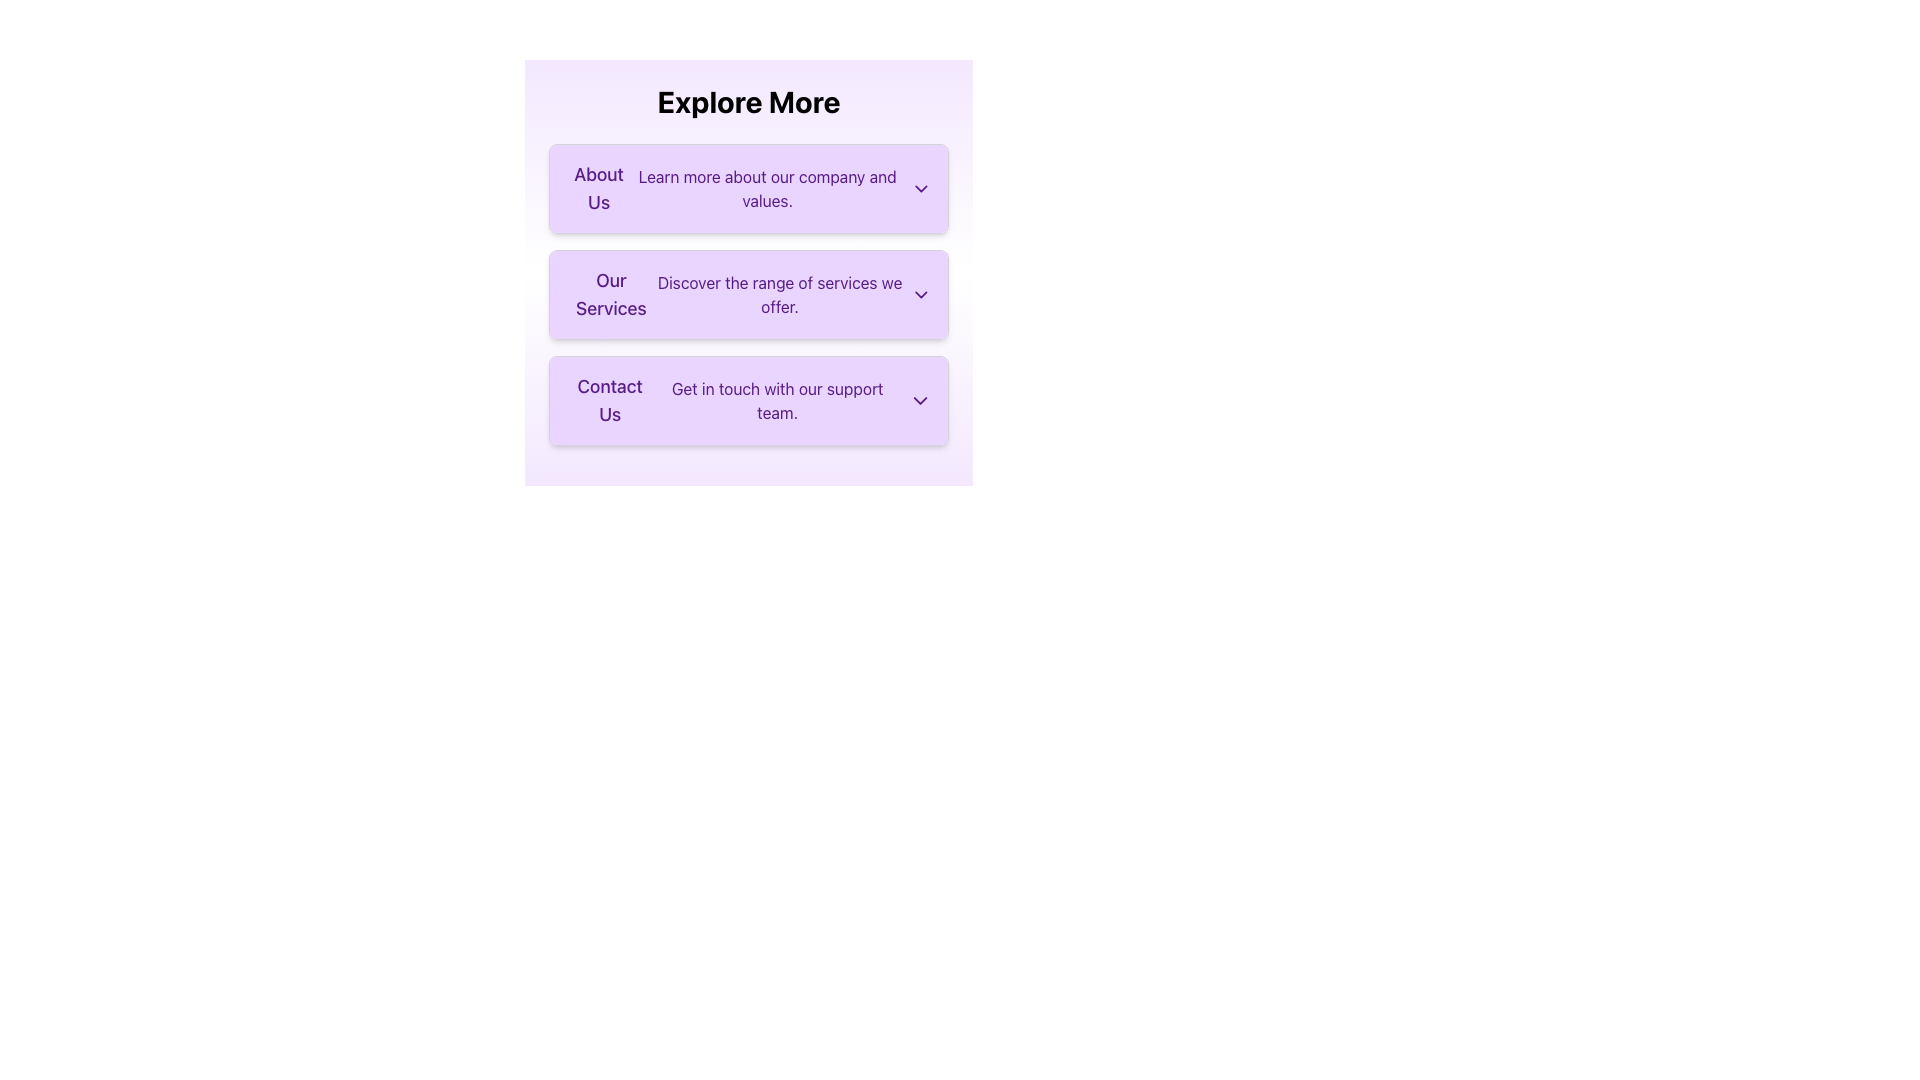 This screenshot has height=1080, width=1920. What do you see at coordinates (747, 294) in the screenshot?
I see `the second clickable card in the 'Explore More' section, which links to the range of services offered by the application` at bounding box center [747, 294].